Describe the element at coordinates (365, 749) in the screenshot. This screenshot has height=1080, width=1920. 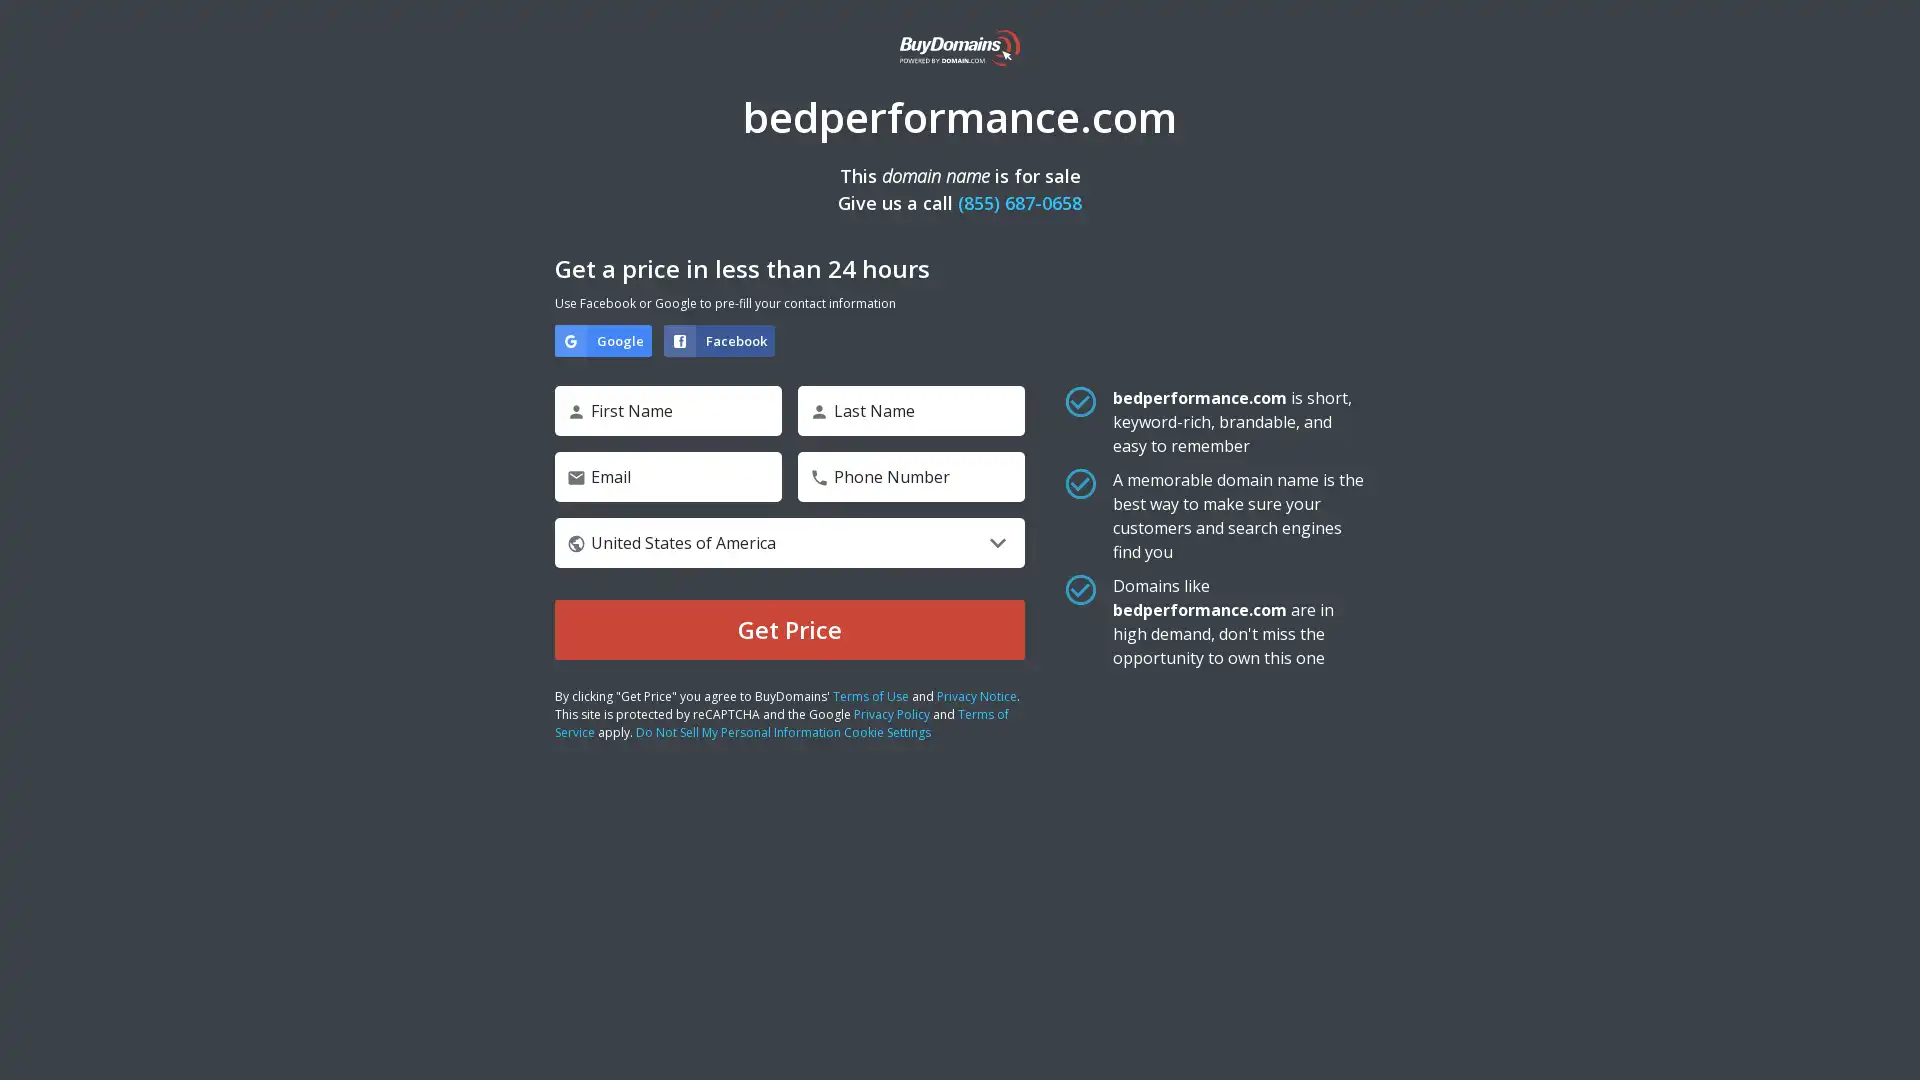
I see `Close` at that location.